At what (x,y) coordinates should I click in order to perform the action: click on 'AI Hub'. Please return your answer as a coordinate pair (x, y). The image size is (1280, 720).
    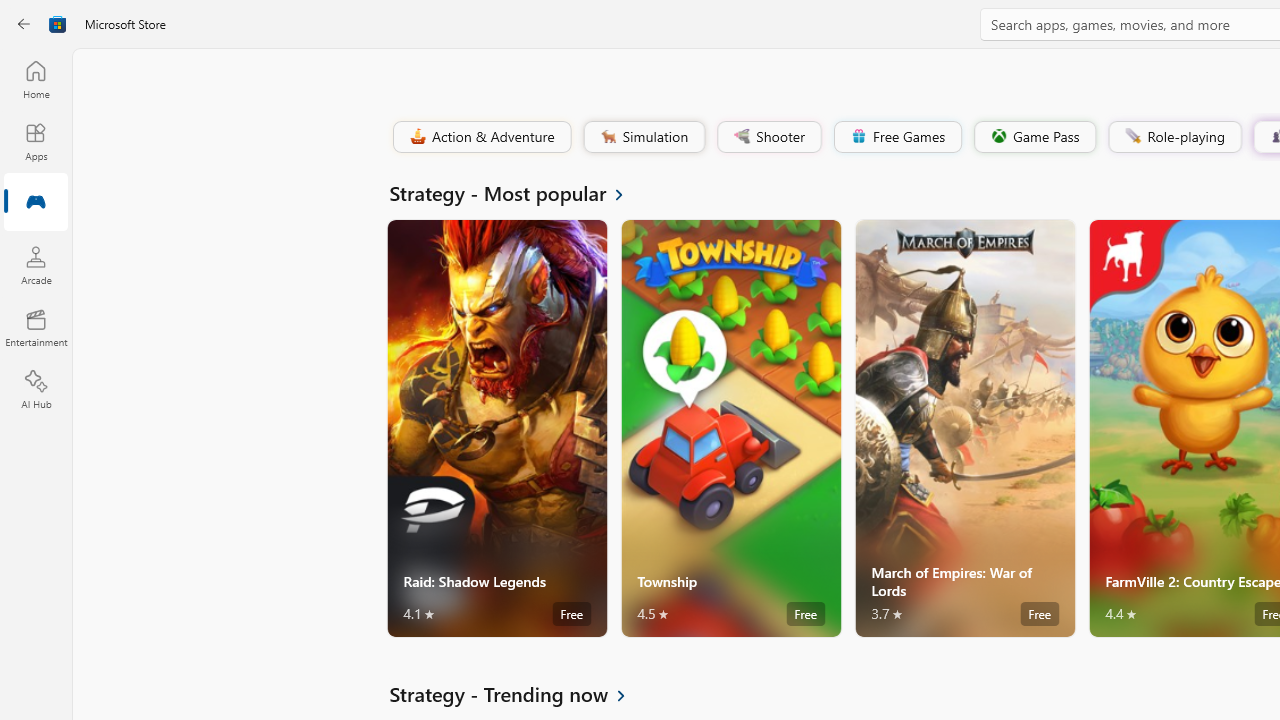
    Looking at the image, I should click on (35, 390).